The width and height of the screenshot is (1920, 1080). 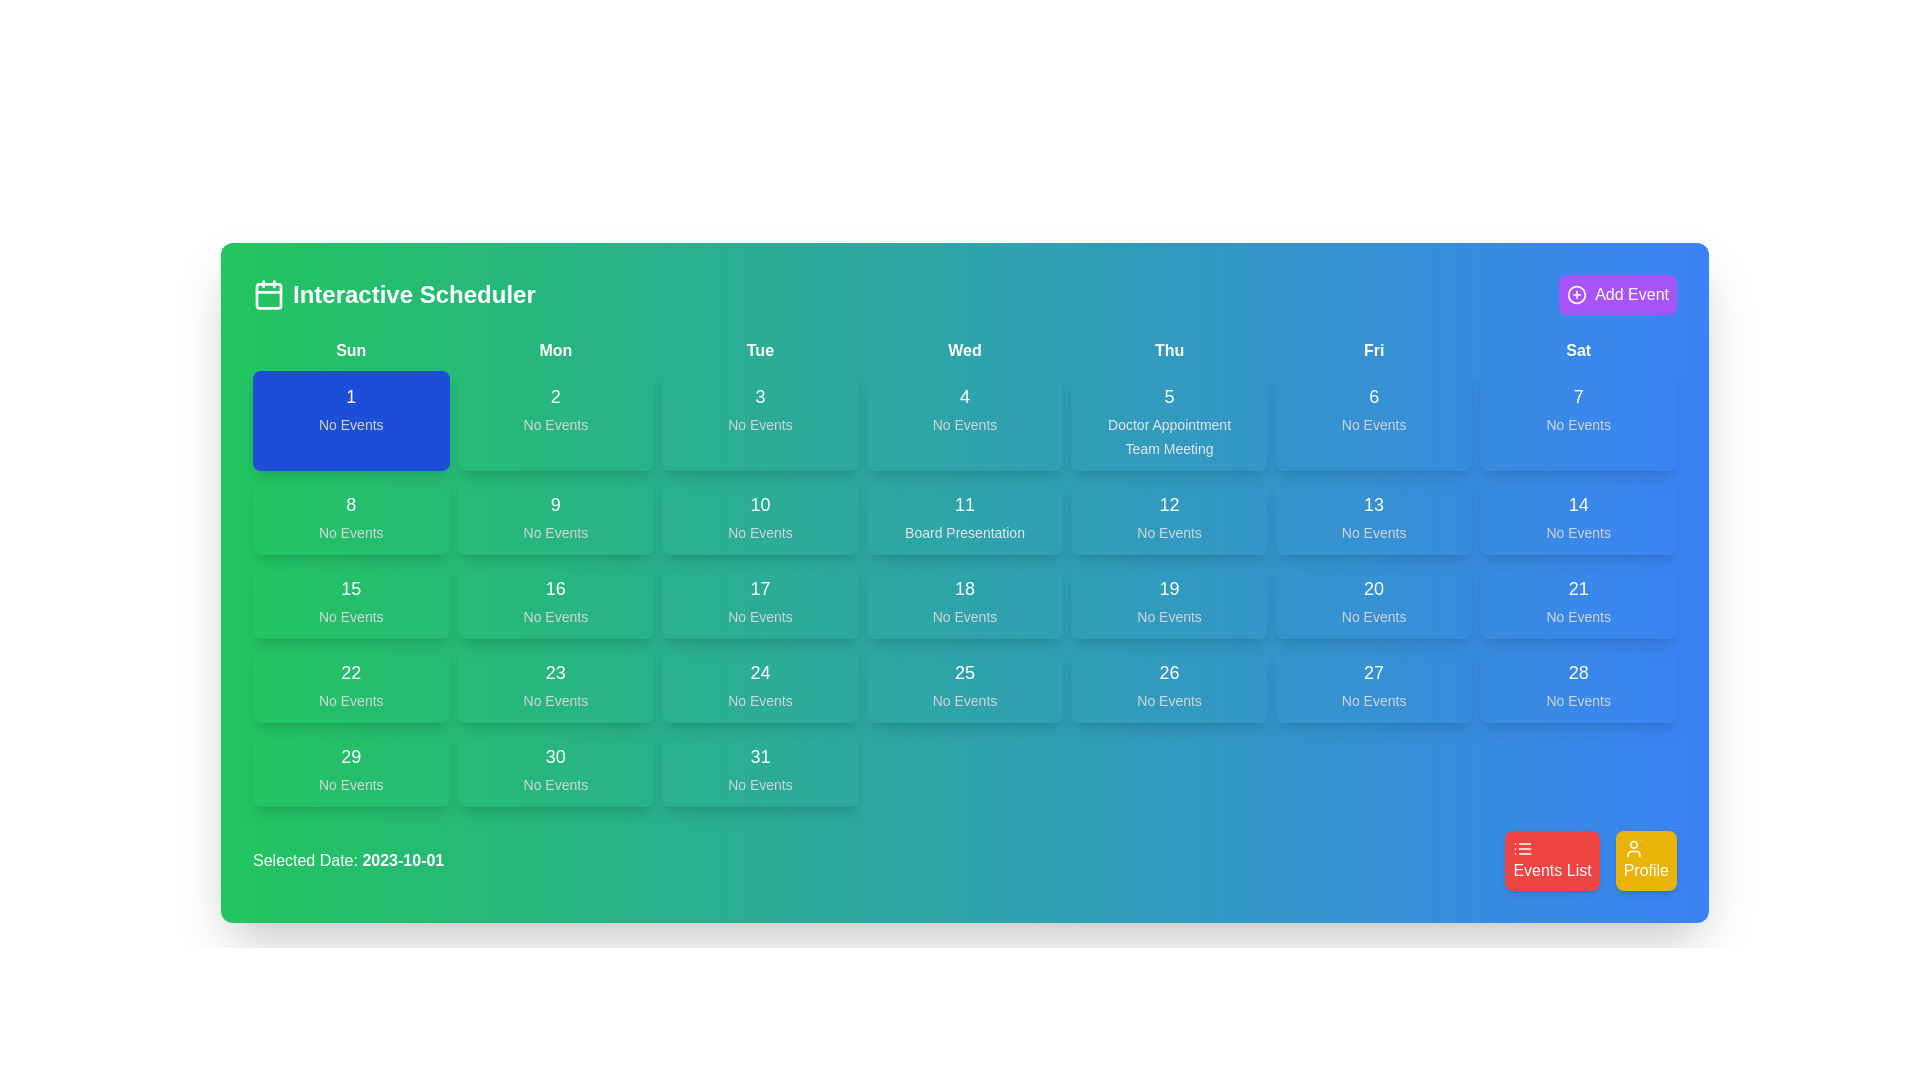 What do you see at coordinates (1169, 531) in the screenshot?
I see `the text label 'No Events' located at the bottom of the card labeled '12' in the fourth column of the weekly calendar grid under the header 'Thu'` at bounding box center [1169, 531].